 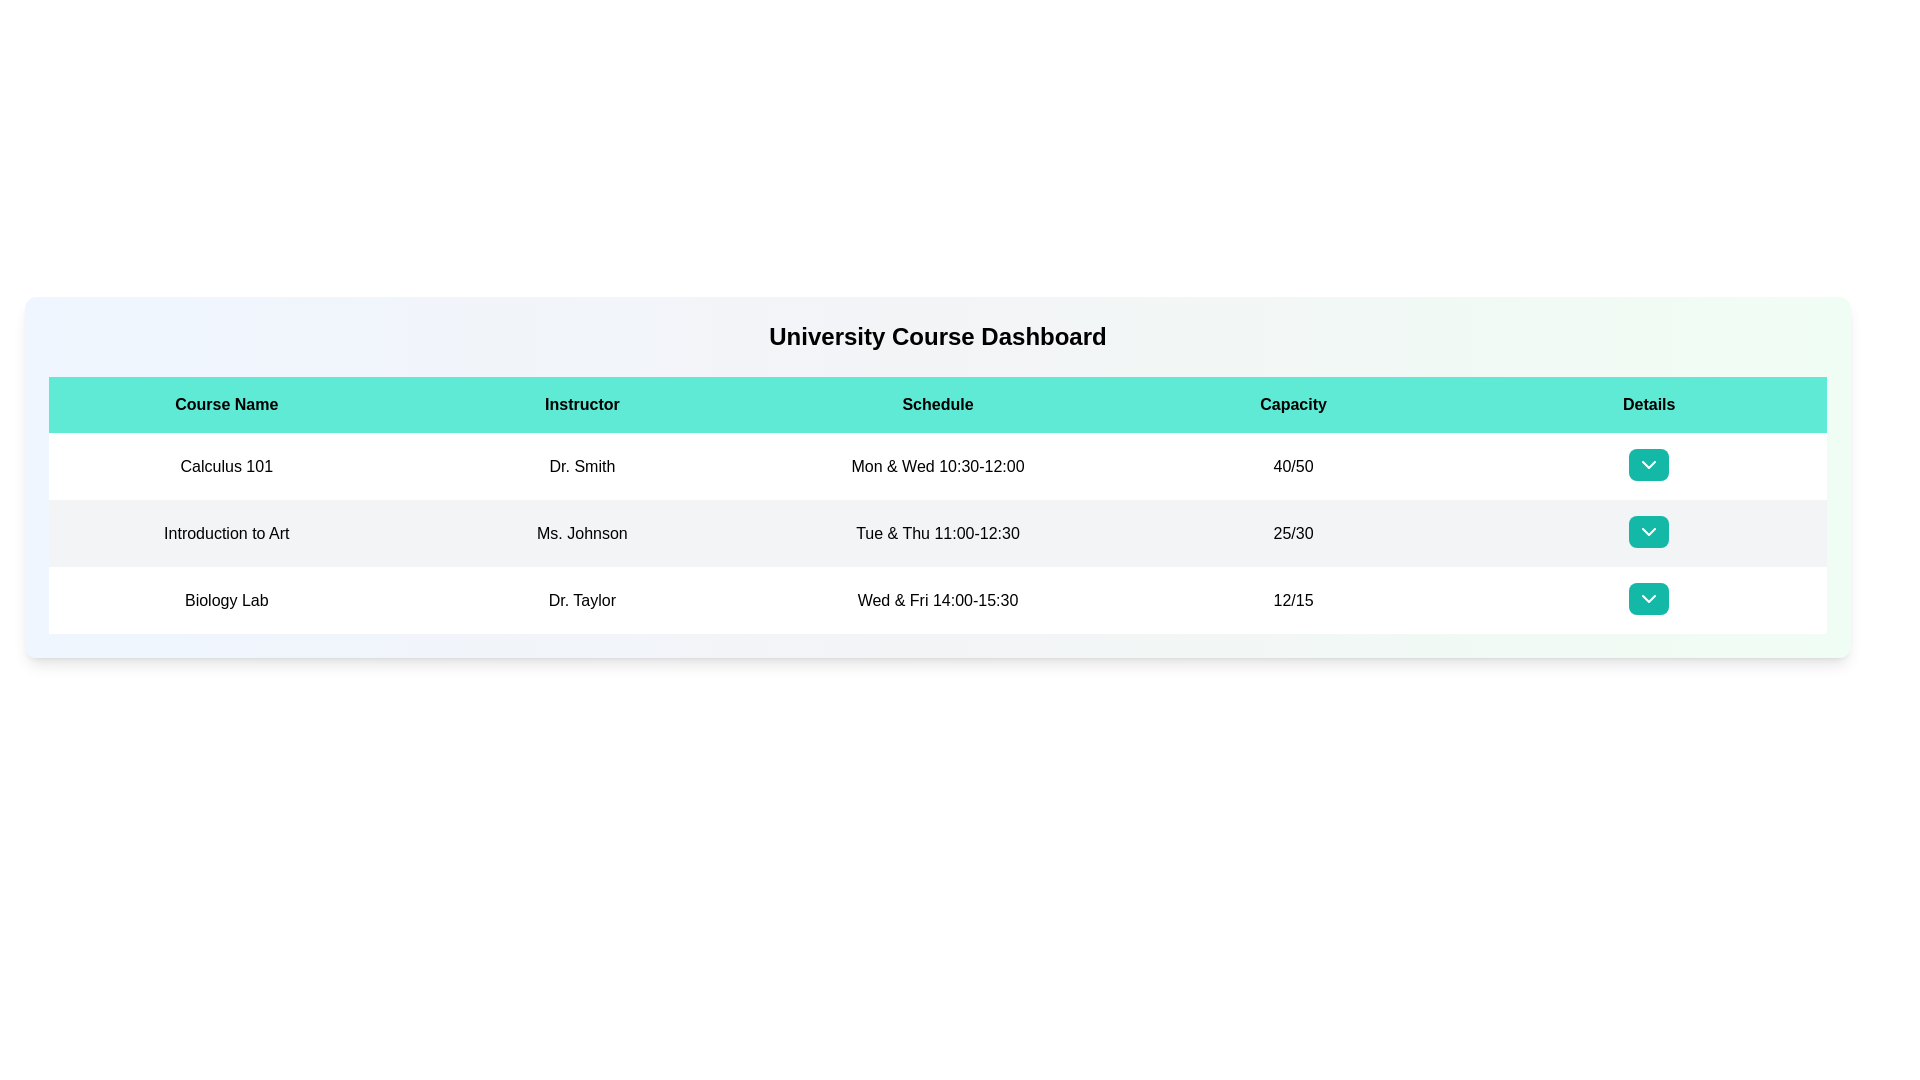 I want to click on the 'Biology Lab' text label, which is located in the third row, first column of a table, positioned to the left of 'Dr. Taylor' and above the schedule details for 'Wed & Fri 14:00-15:30', so click(x=226, y=599).